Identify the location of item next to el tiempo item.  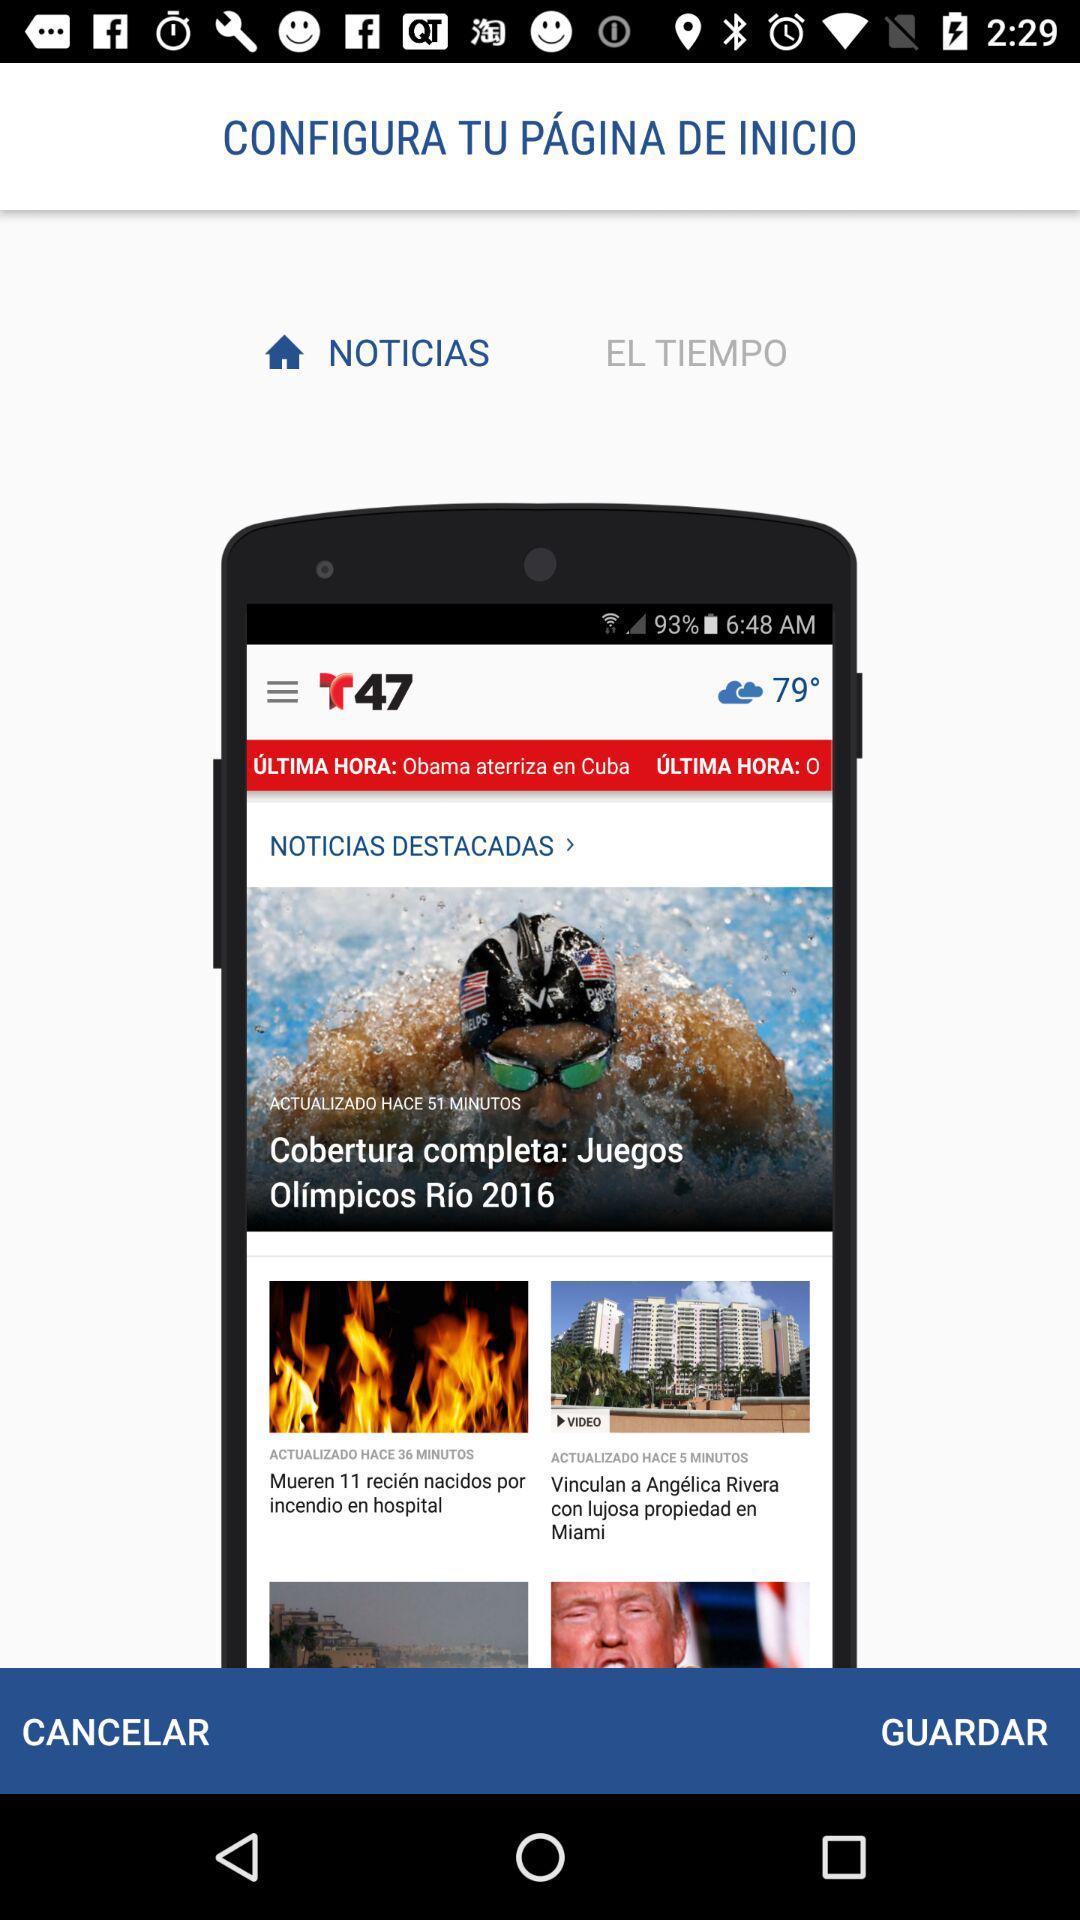
(403, 351).